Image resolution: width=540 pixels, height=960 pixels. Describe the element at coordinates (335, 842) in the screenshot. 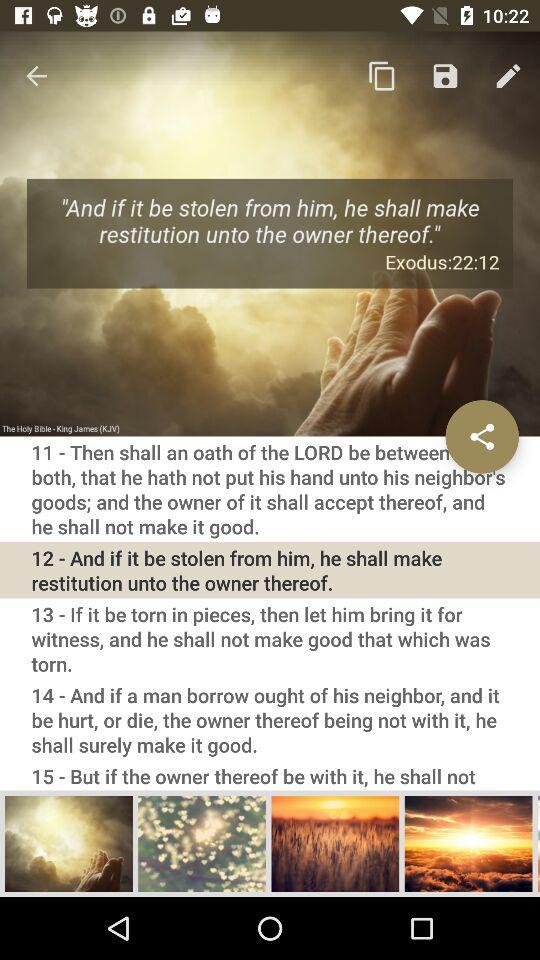

I see `shows one of the option button` at that location.